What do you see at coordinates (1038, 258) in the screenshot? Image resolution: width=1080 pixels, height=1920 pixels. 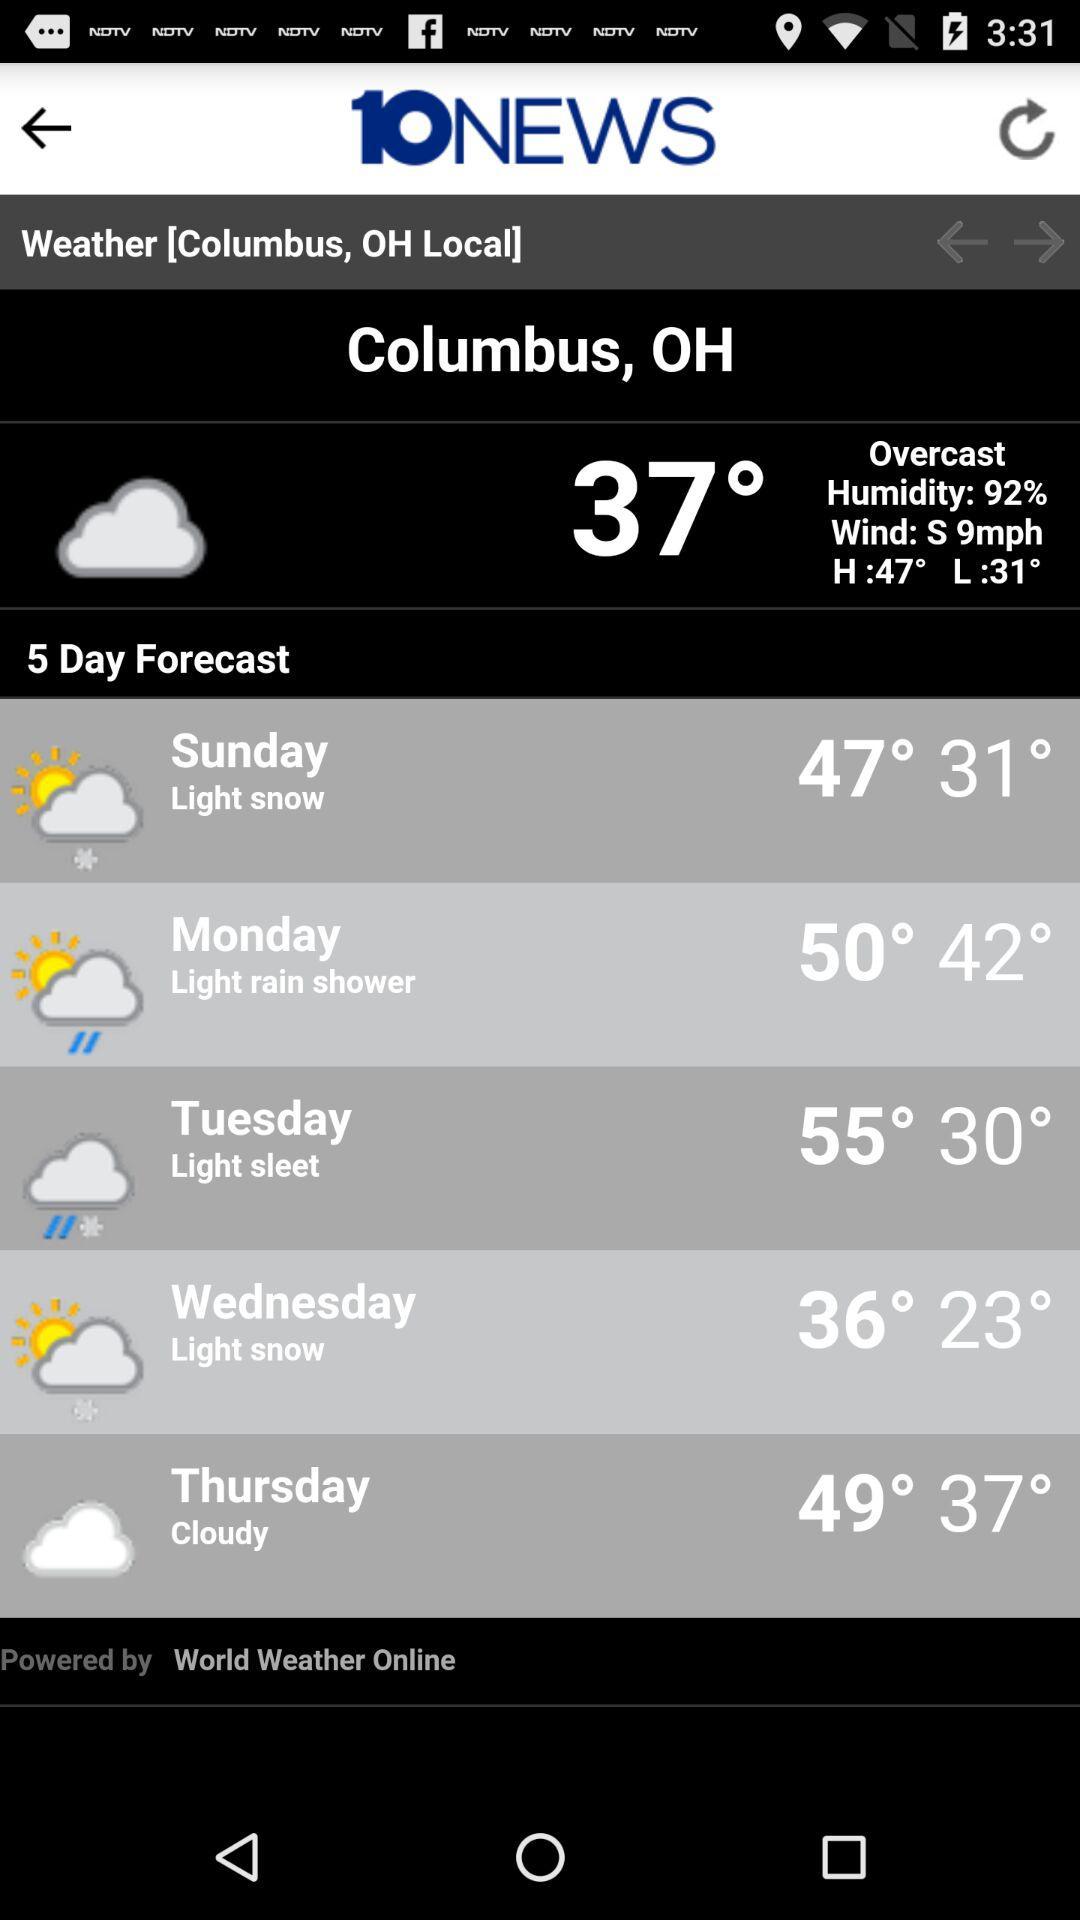 I see `the arrow_forward icon` at bounding box center [1038, 258].